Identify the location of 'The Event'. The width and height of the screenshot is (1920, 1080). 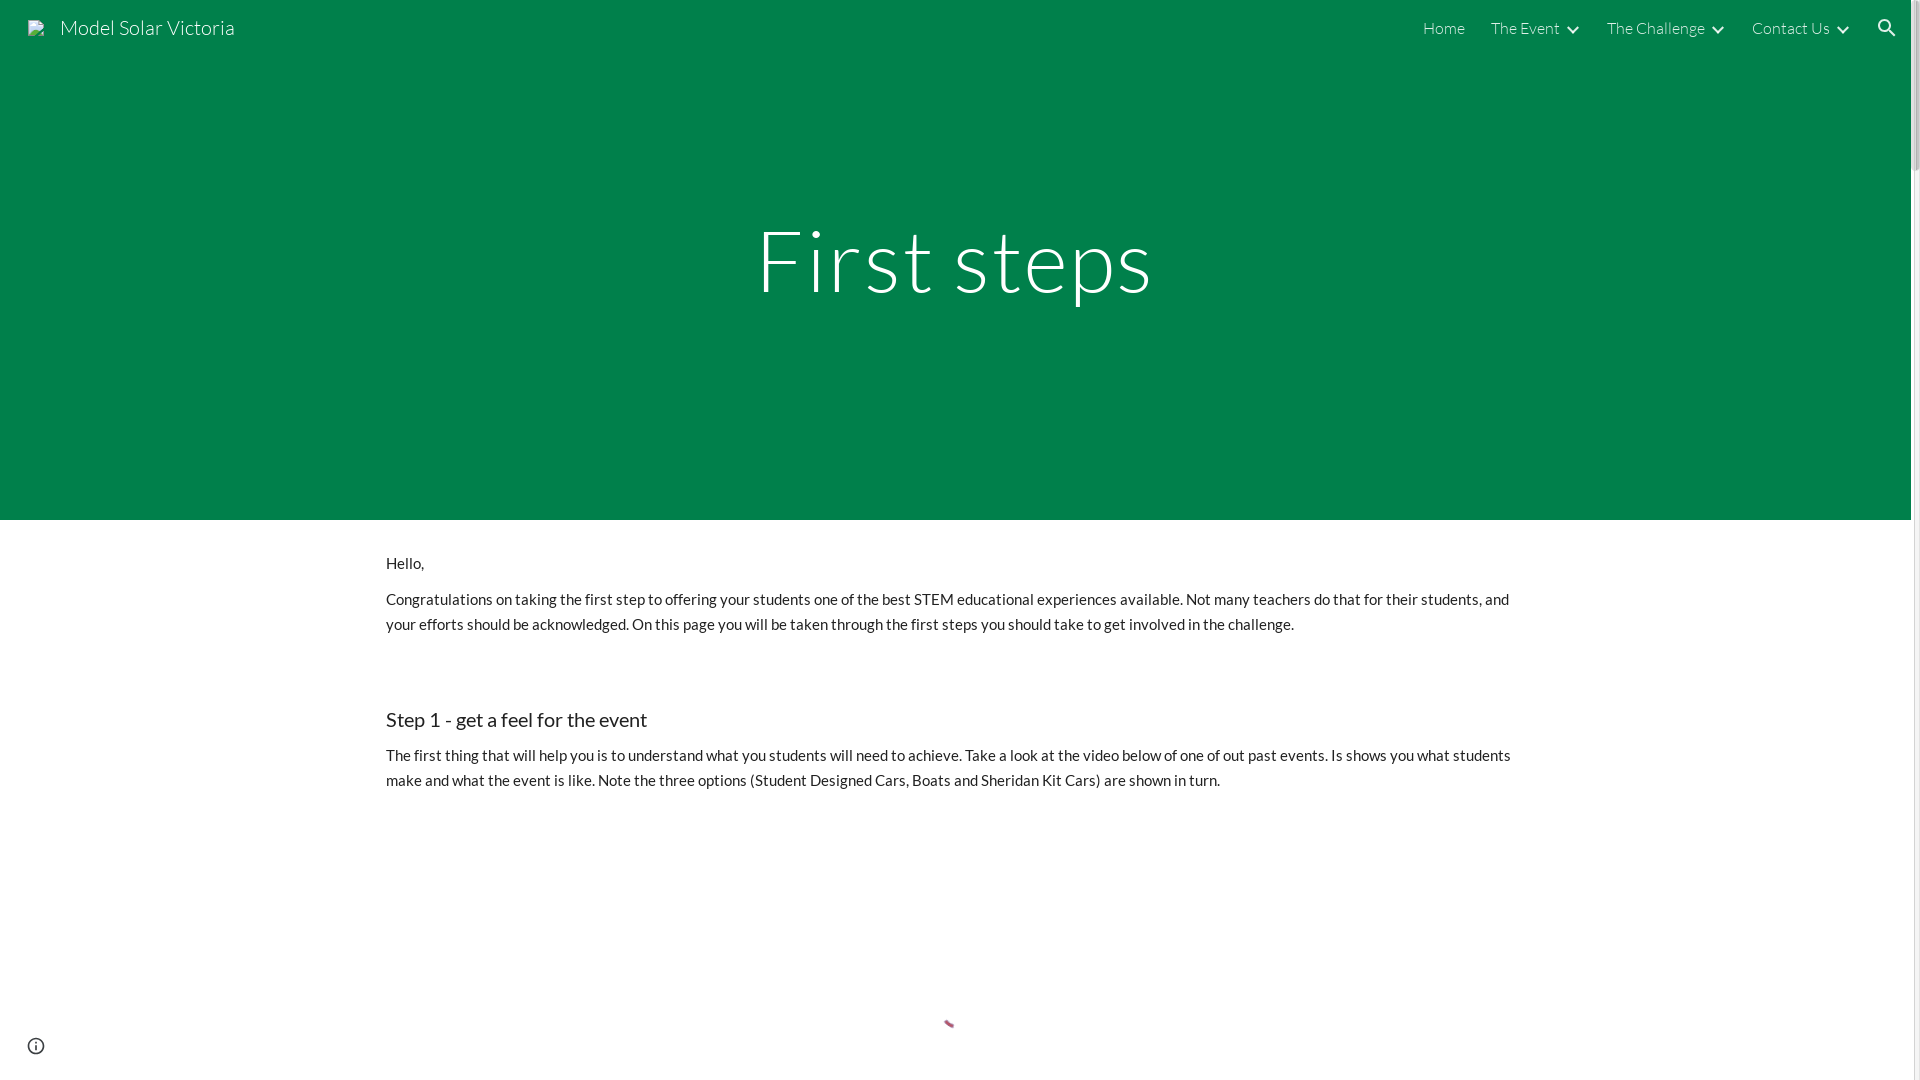
(1491, 27).